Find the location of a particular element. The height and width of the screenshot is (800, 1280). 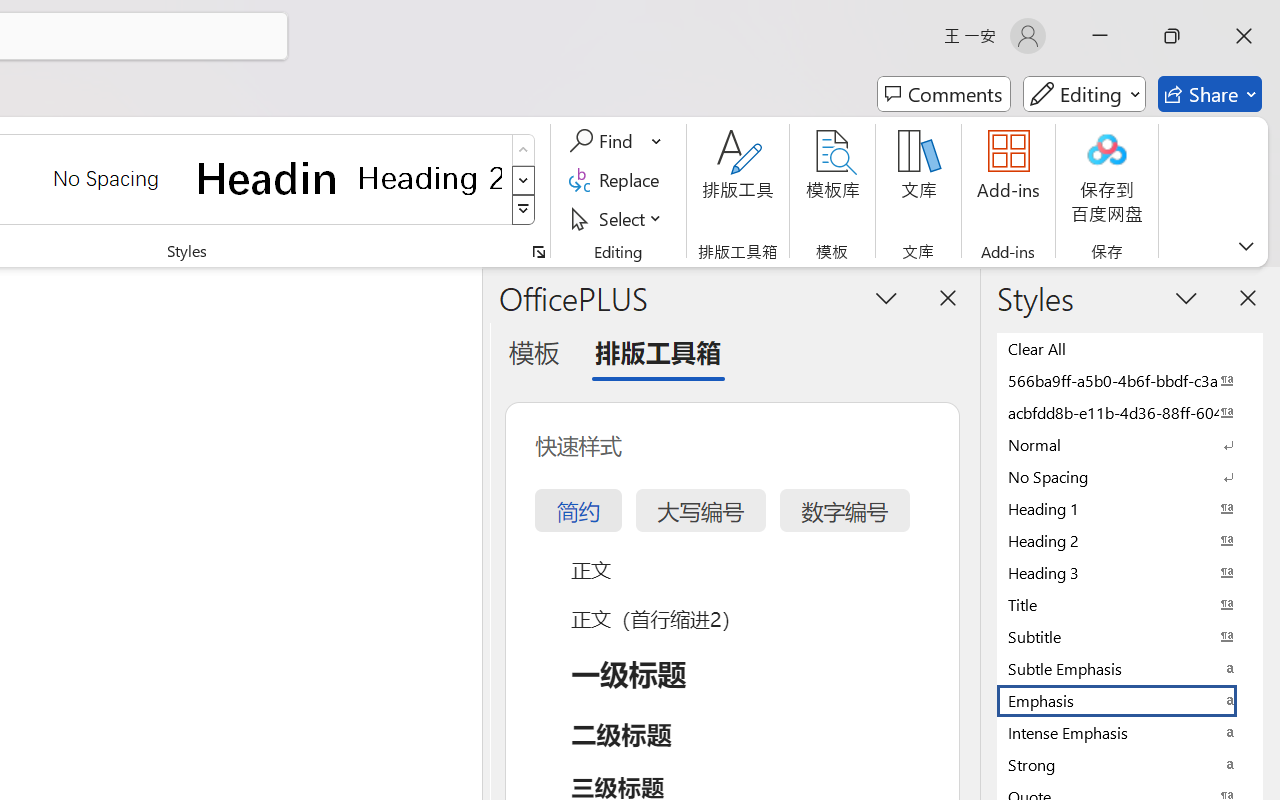

'Find' is located at coordinates (603, 141).